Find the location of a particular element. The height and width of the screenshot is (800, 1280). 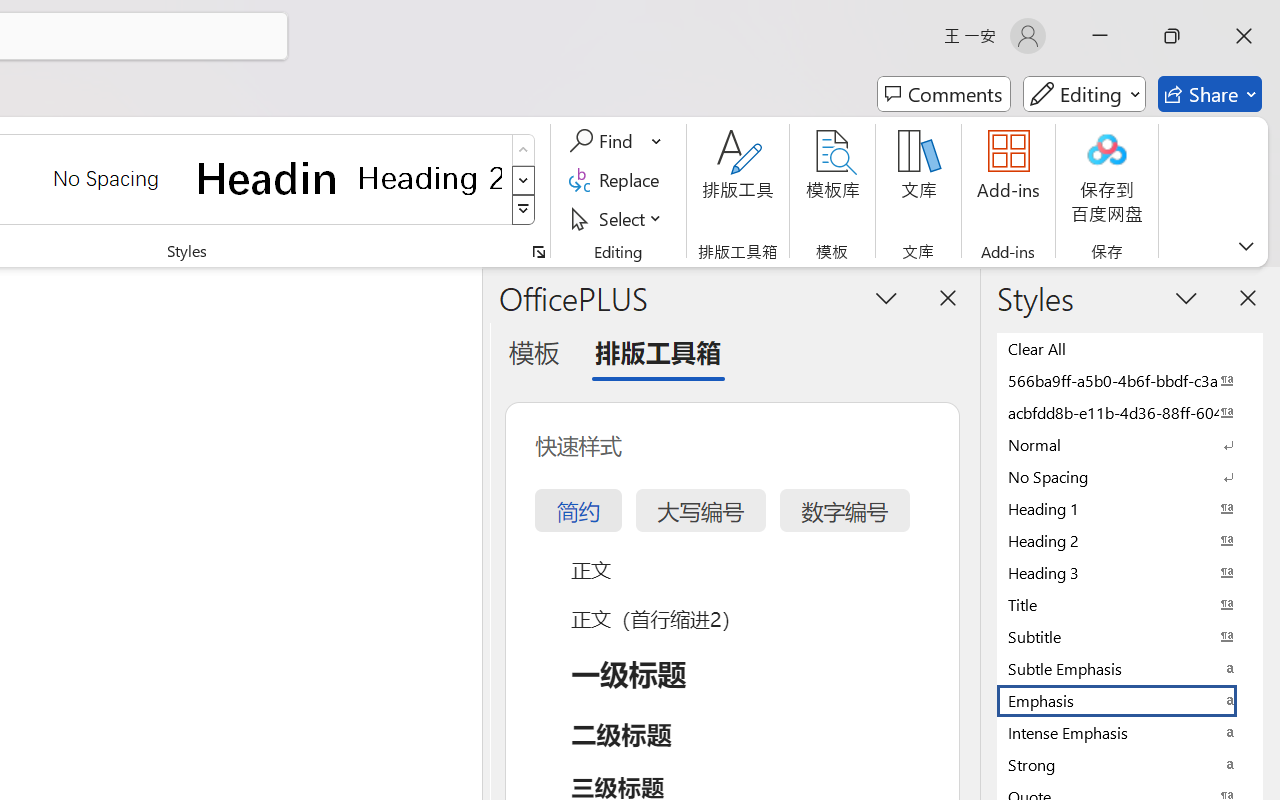

'Find' is located at coordinates (603, 141).